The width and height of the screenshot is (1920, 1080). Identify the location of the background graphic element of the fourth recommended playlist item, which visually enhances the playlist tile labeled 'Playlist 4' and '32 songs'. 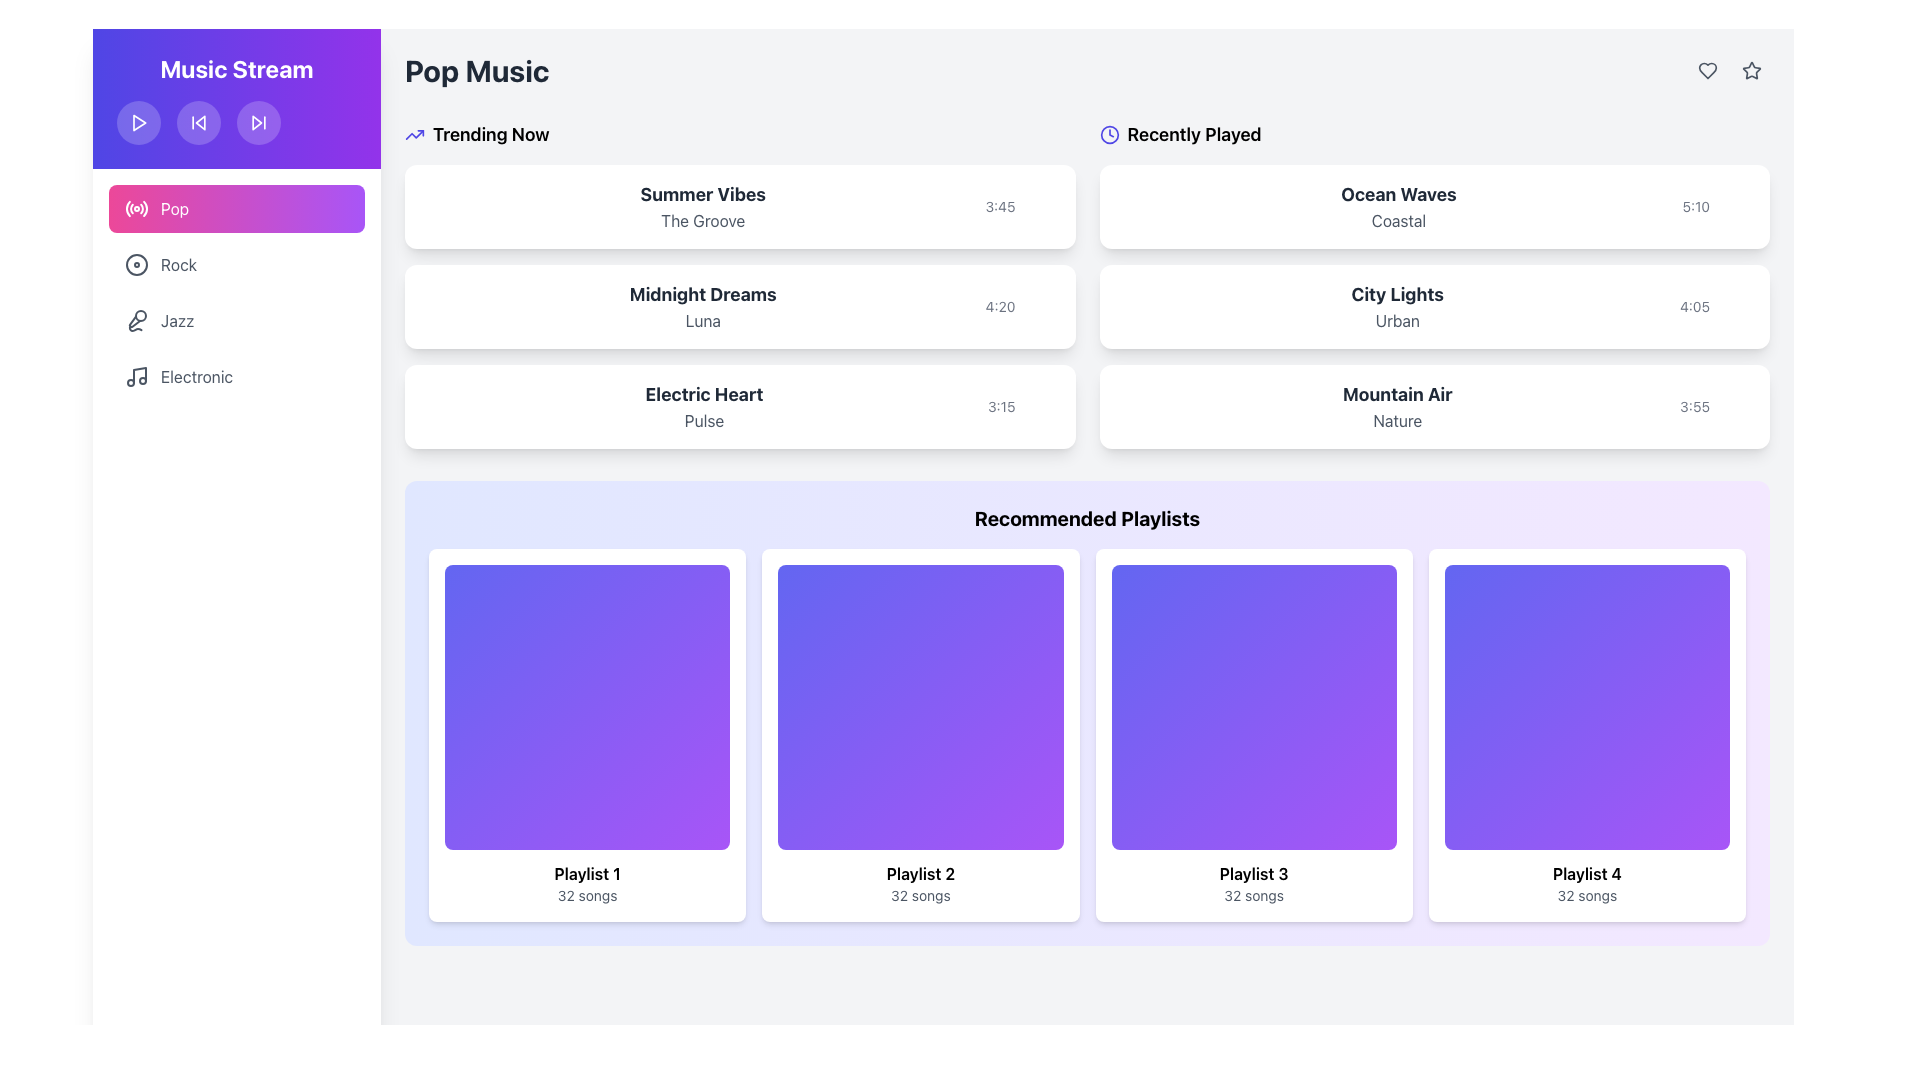
(1586, 706).